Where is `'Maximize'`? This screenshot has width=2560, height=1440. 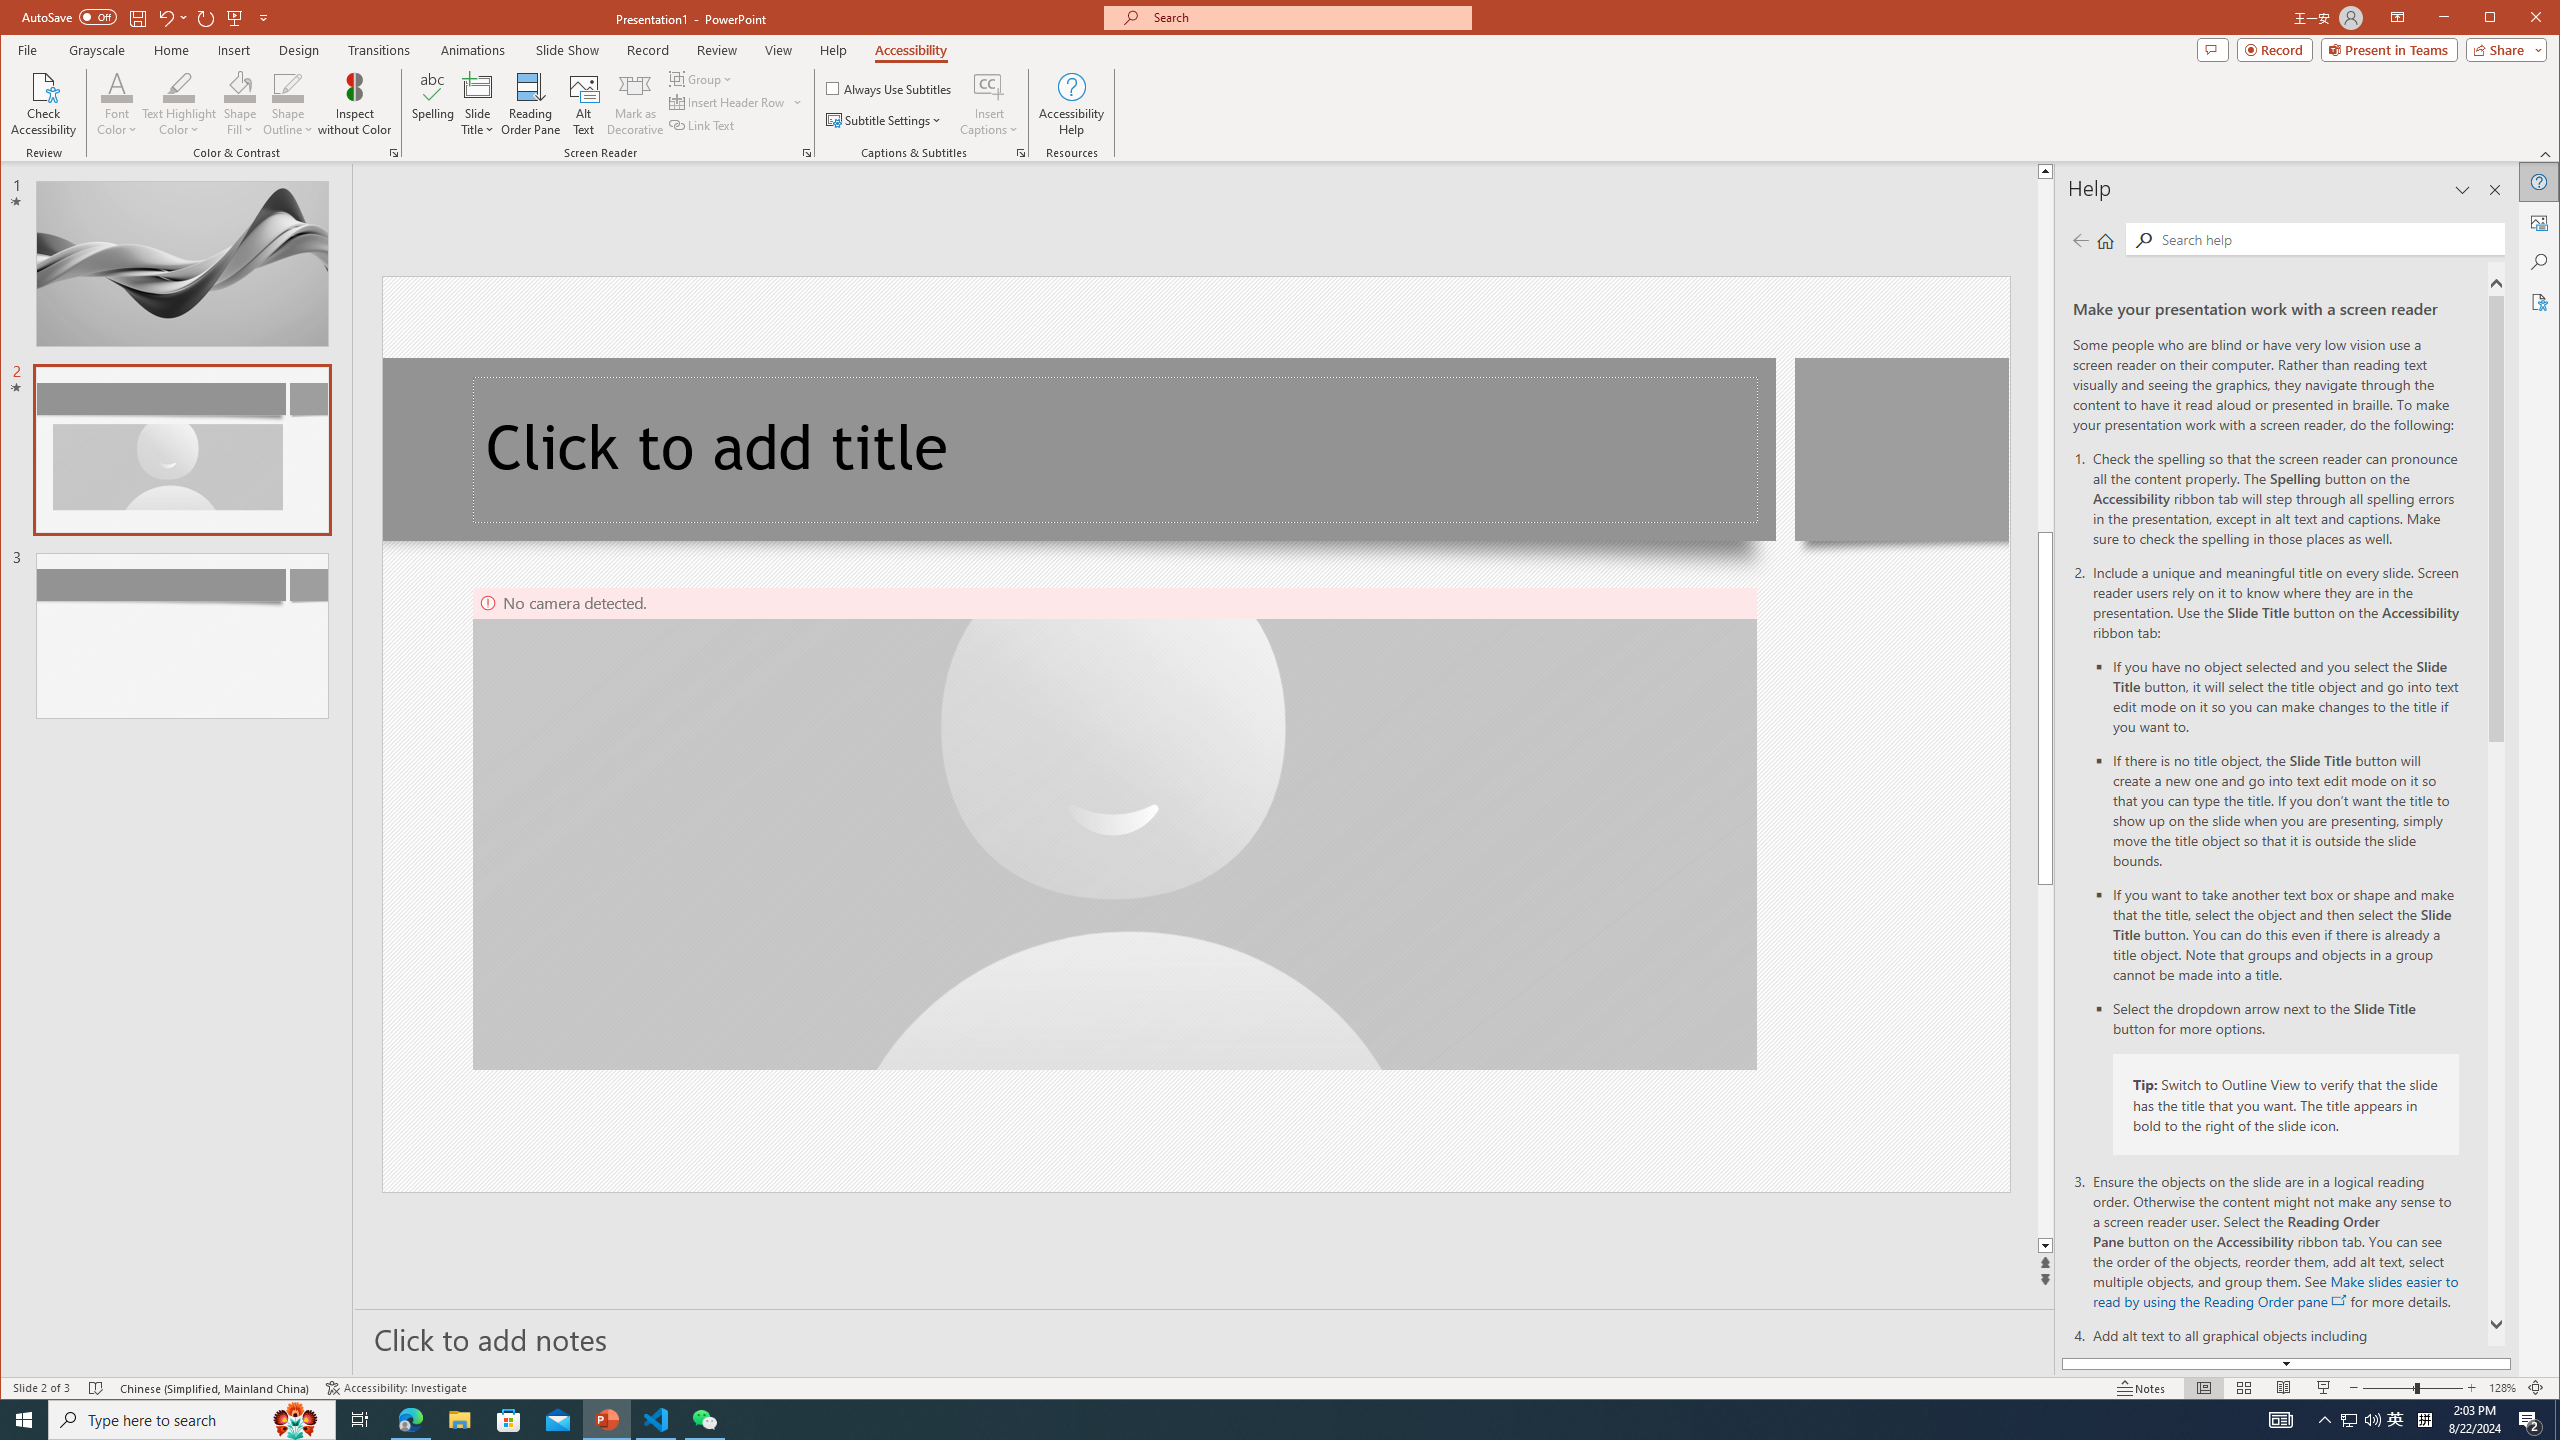
'Maximize' is located at coordinates (2519, 19).